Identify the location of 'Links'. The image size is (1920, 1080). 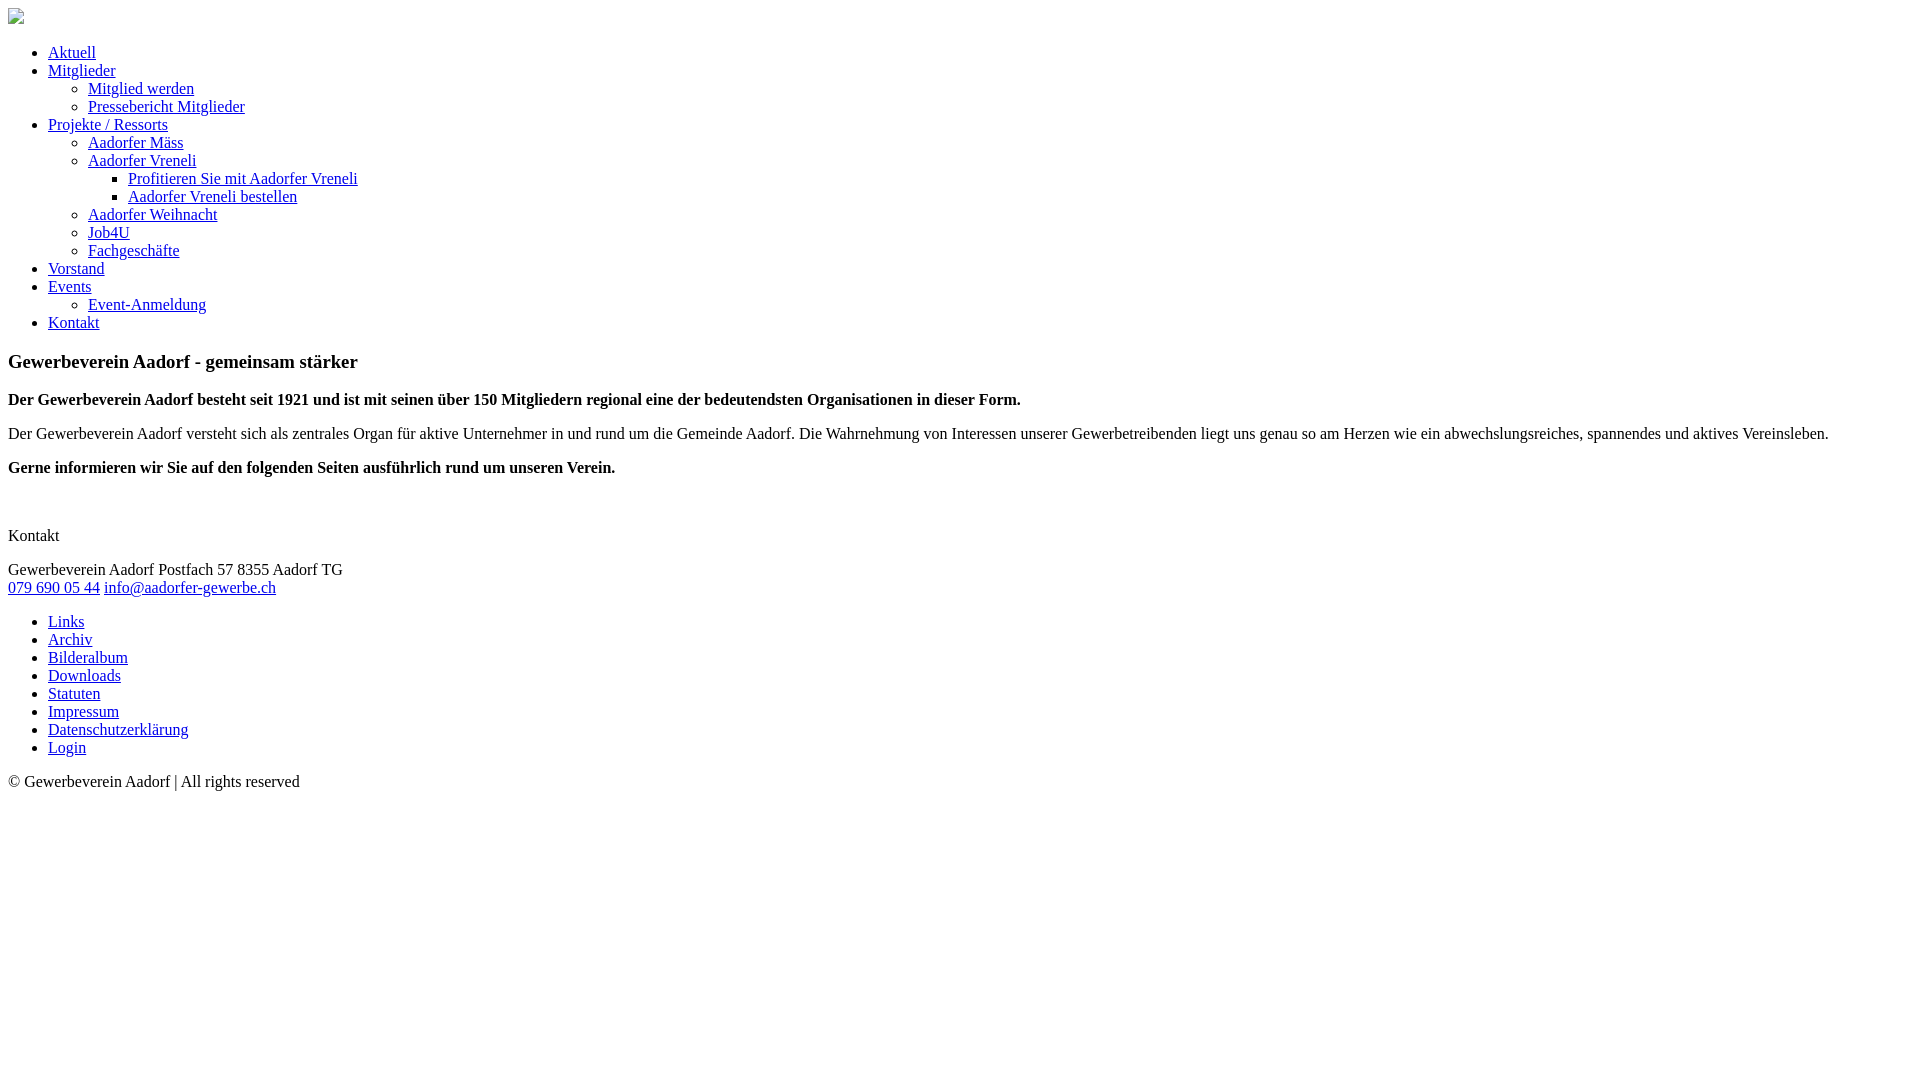
(66, 620).